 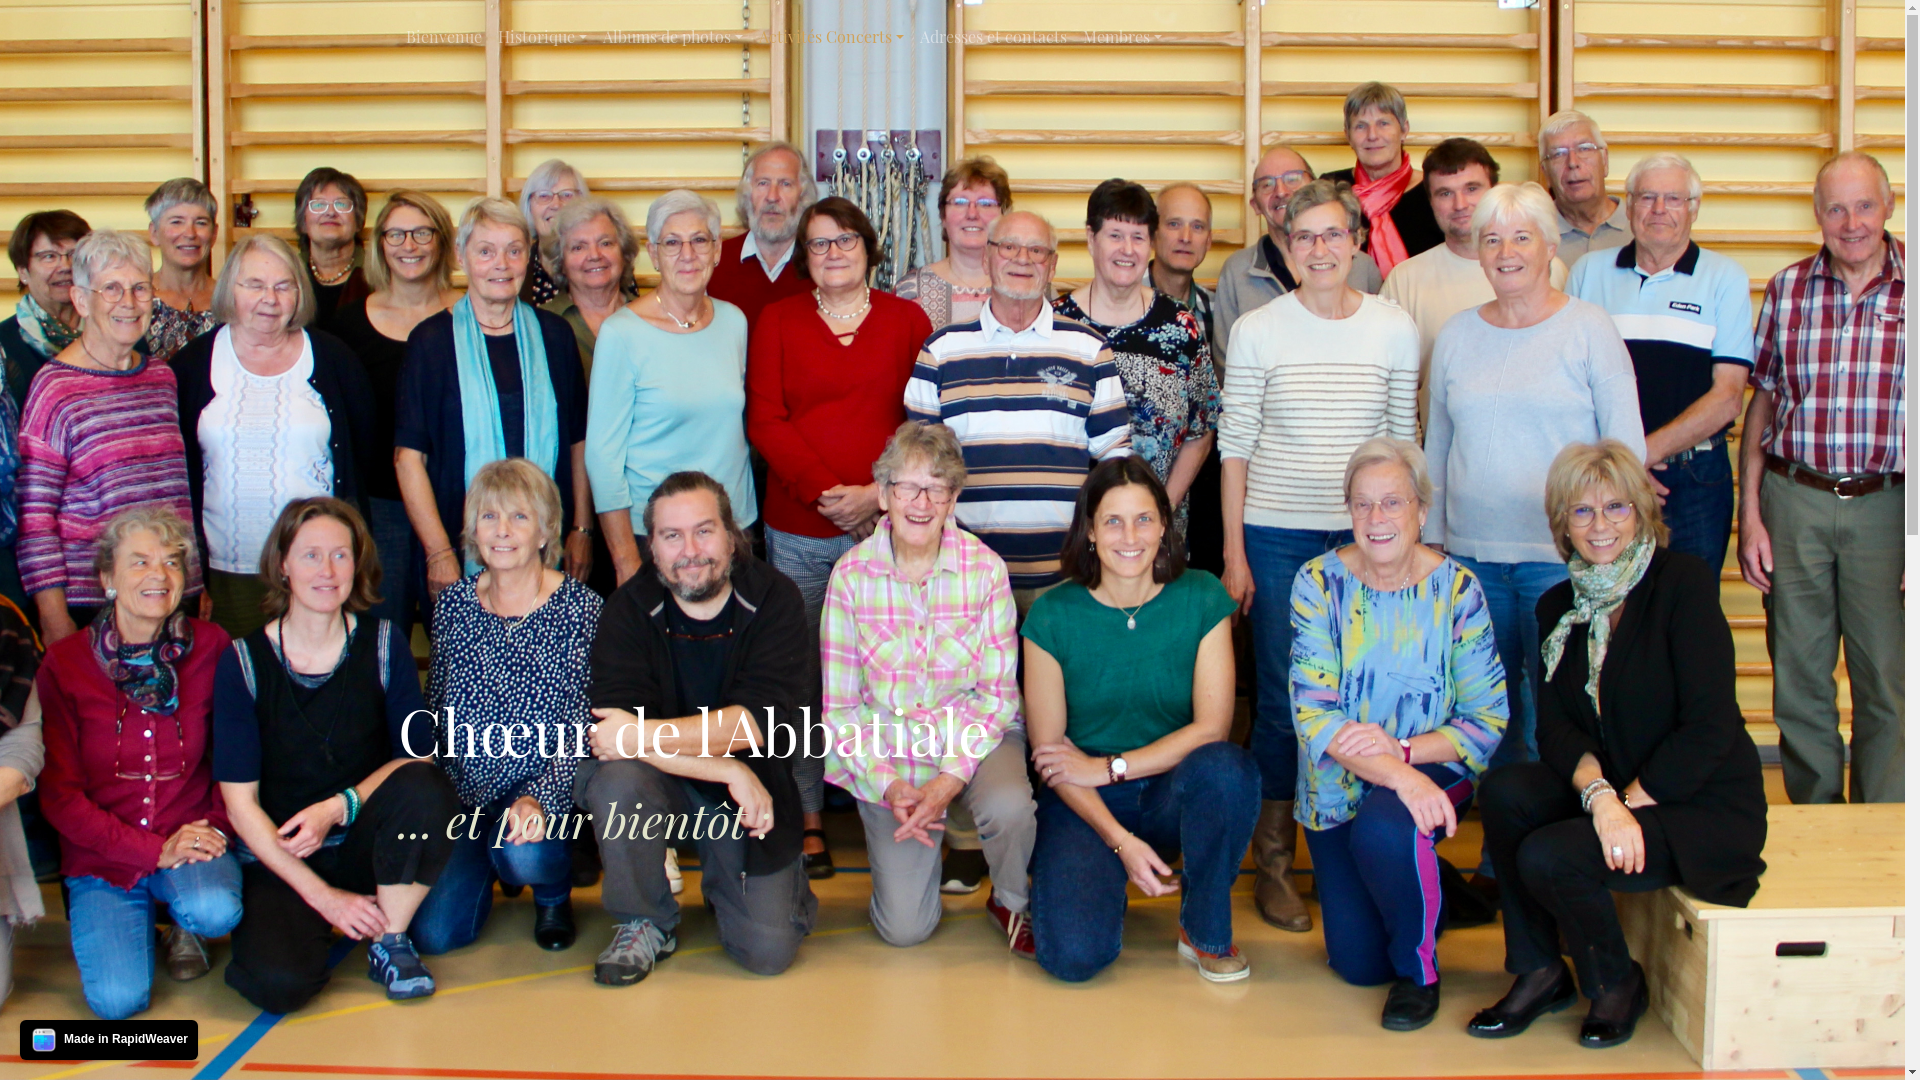 I want to click on 'Bienvenue', so click(x=443, y=37).